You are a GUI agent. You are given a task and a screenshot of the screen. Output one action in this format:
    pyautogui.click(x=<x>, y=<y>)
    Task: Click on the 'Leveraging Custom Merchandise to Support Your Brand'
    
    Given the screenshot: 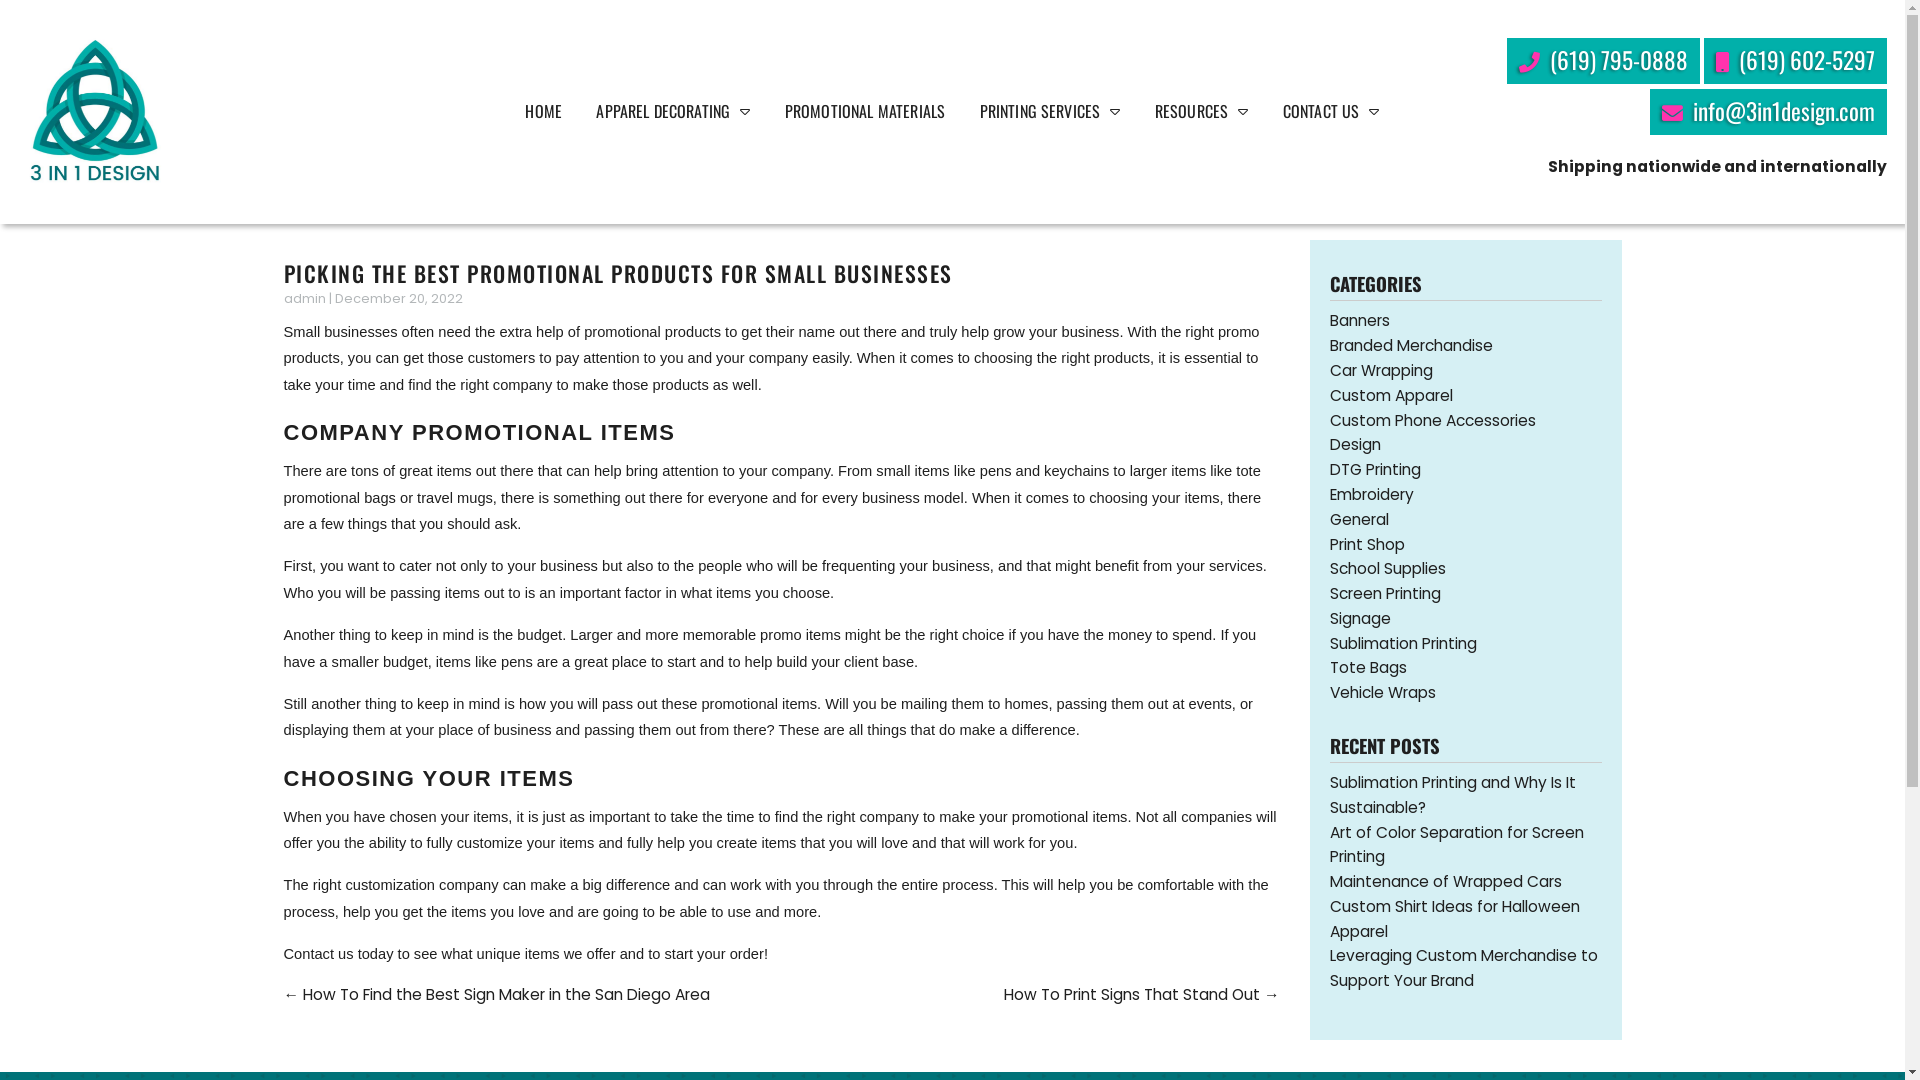 What is the action you would take?
    pyautogui.click(x=1464, y=967)
    